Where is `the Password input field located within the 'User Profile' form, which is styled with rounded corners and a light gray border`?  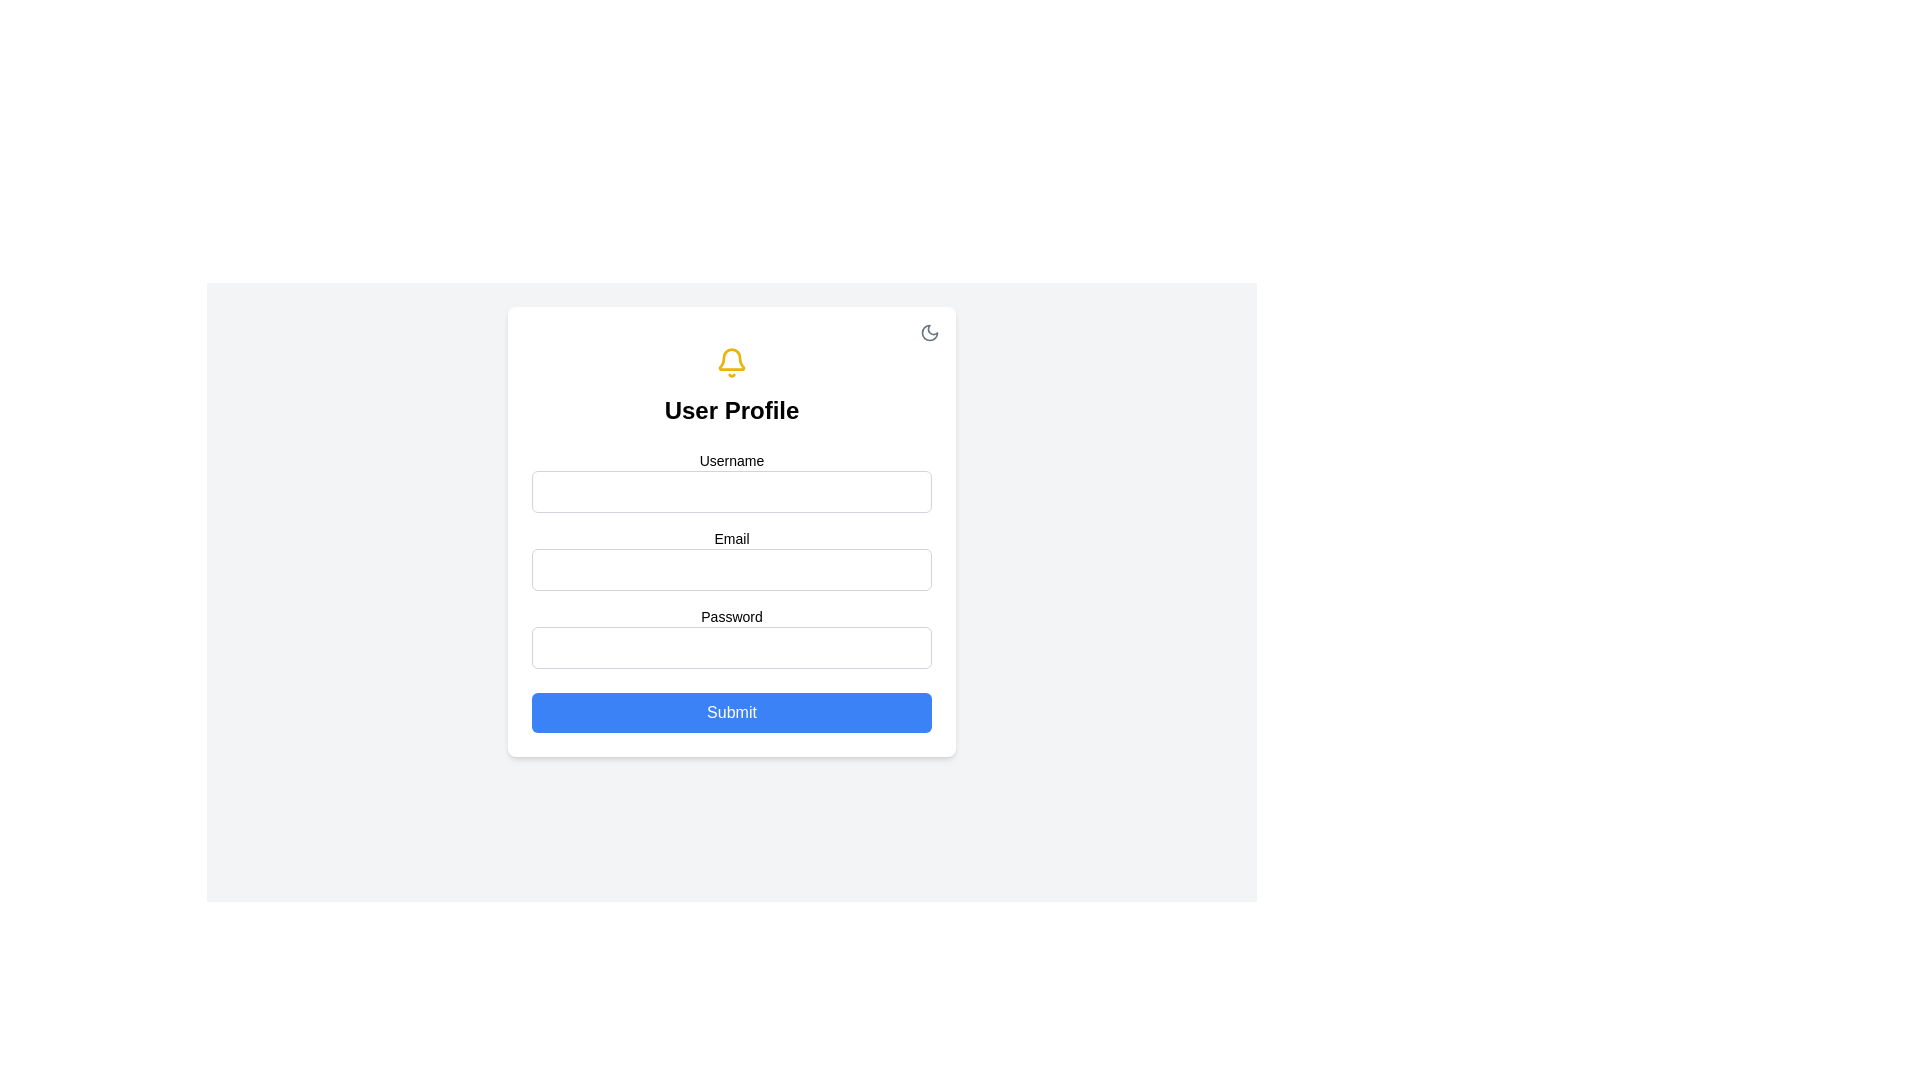
the Password input field located within the 'User Profile' form, which is styled with rounded corners and a light gray border is located at coordinates (730, 648).